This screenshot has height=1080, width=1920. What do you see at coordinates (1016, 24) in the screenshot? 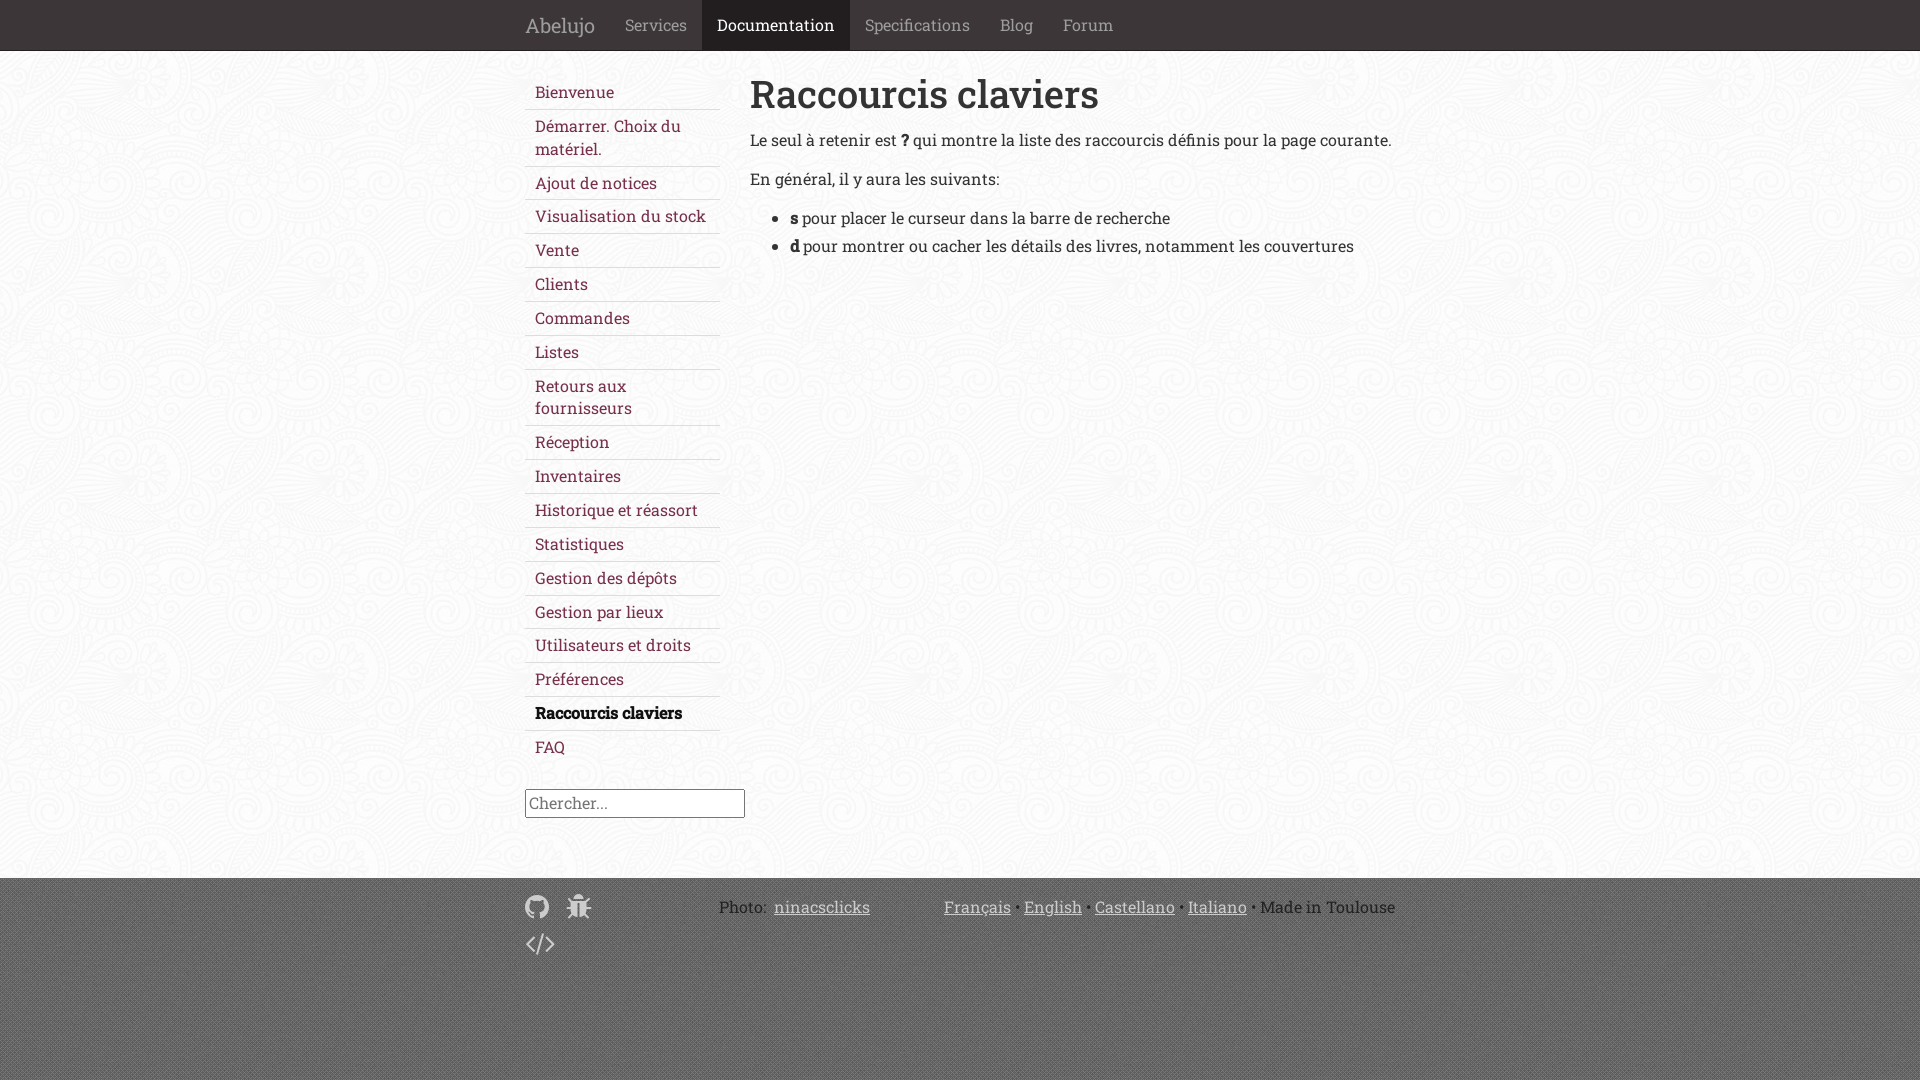
I see `'Blog'` at bounding box center [1016, 24].